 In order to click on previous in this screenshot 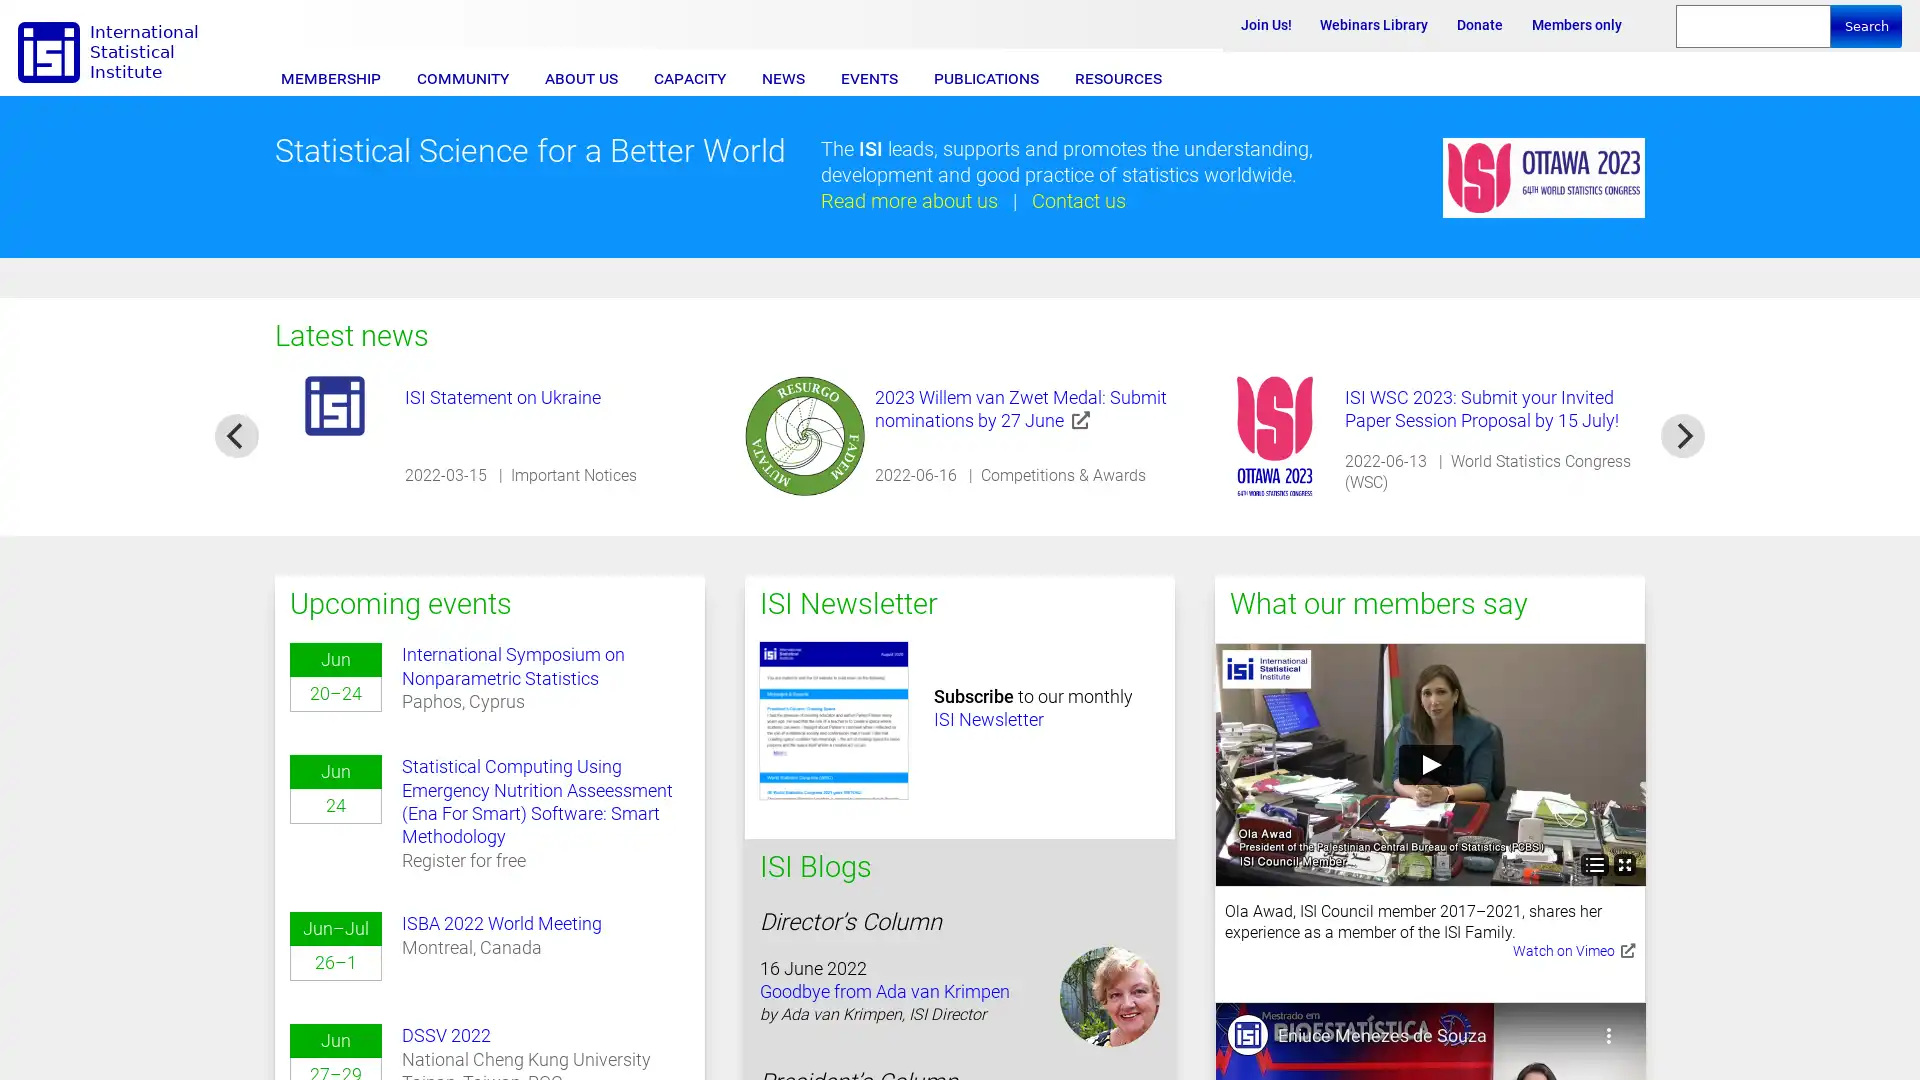, I will do `click(236, 434)`.